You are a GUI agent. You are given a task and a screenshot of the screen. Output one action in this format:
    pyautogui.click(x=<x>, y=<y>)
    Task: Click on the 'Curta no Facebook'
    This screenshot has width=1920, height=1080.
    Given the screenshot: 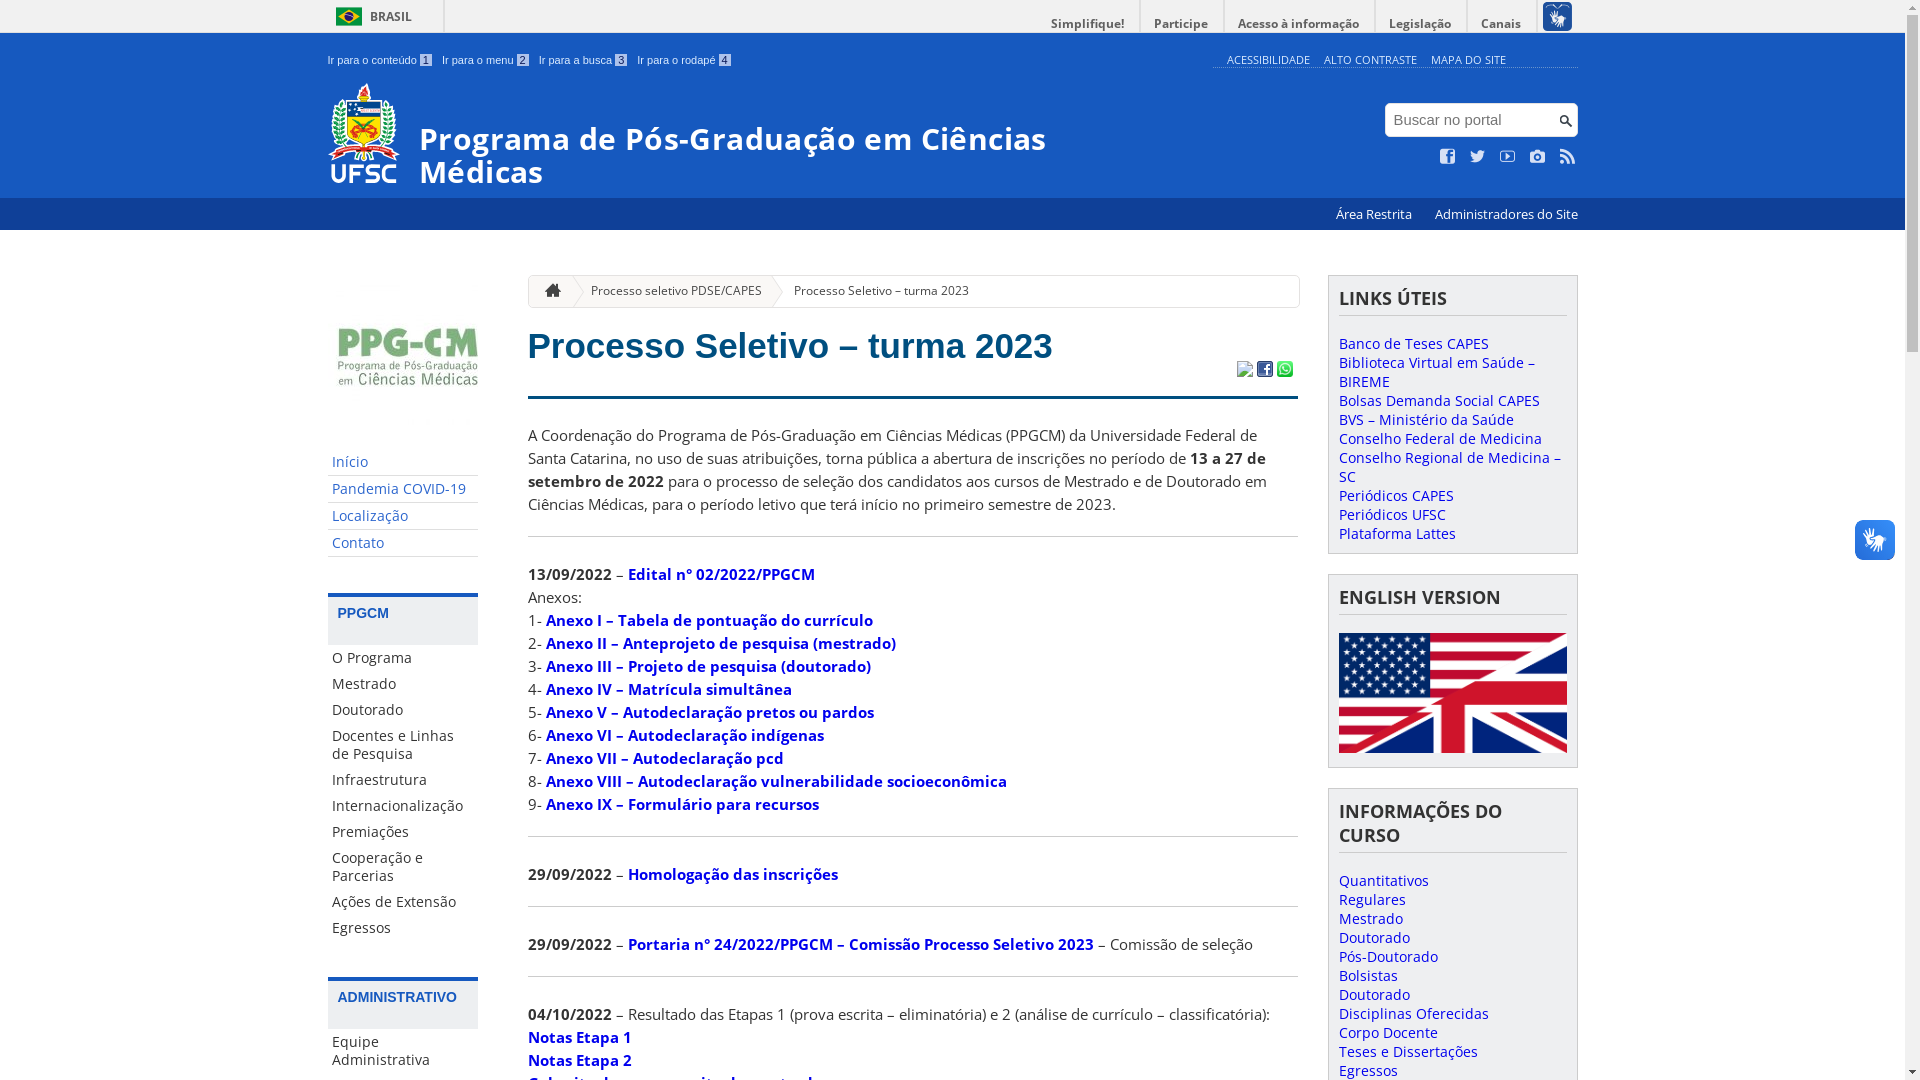 What is the action you would take?
    pyautogui.click(x=1448, y=156)
    